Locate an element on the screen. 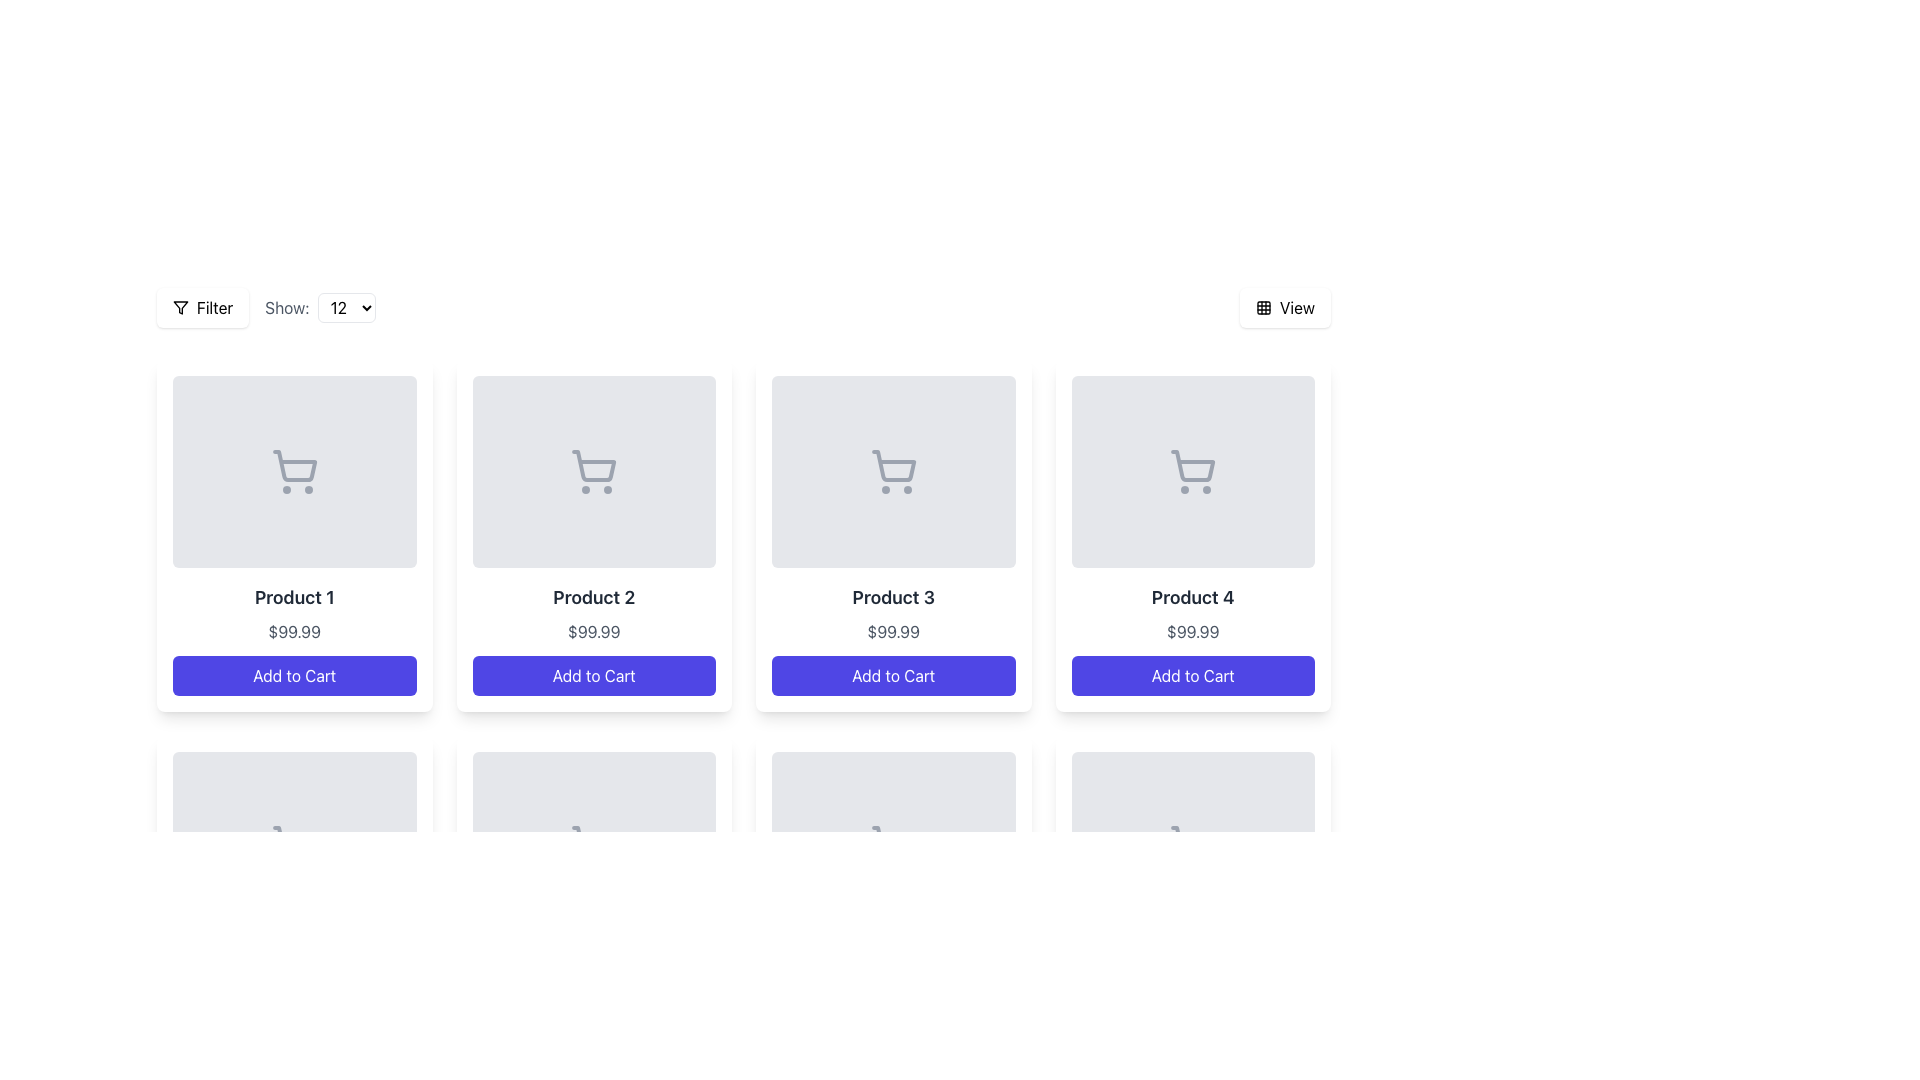 The image size is (1920, 1080). the shopping cart icon associated with 'Product 1' located is located at coordinates (293, 471).